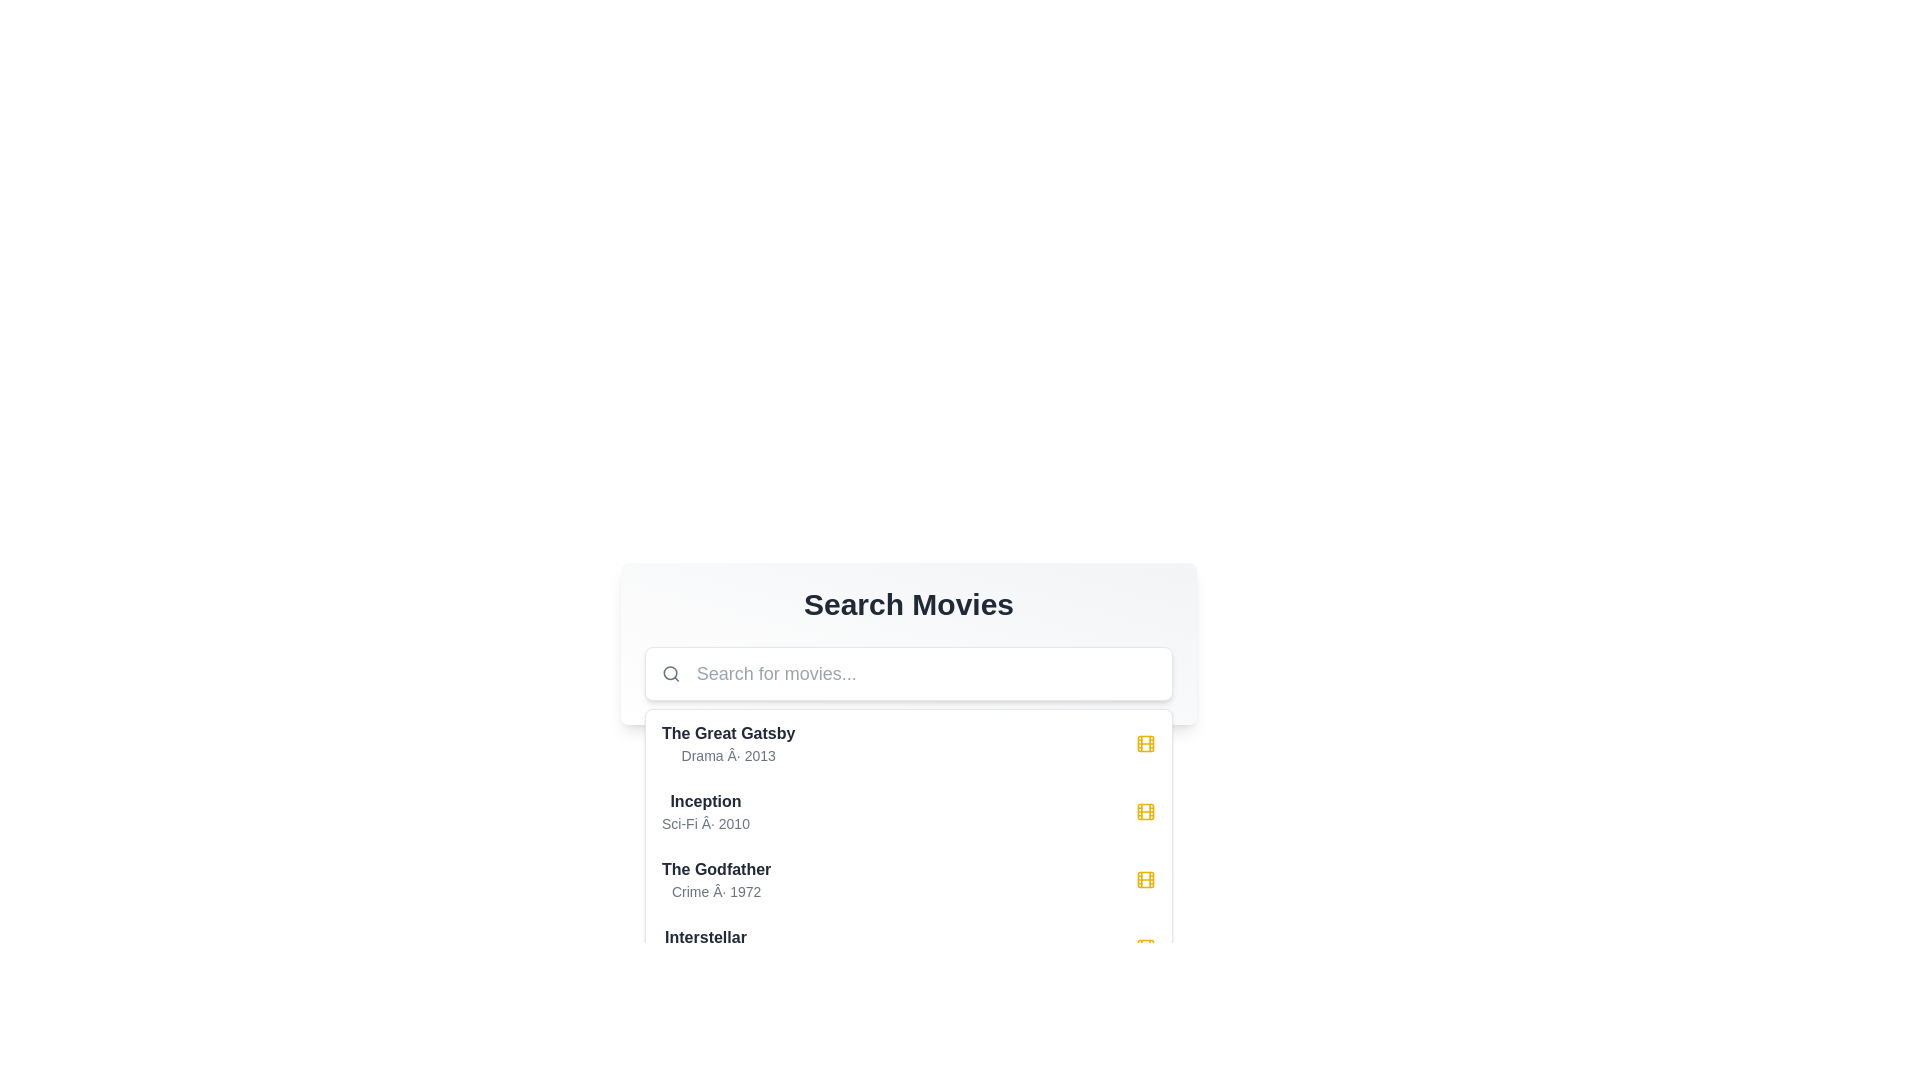 The height and width of the screenshot is (1080, 1920). Describe the element at coordinates (907, 744) in the screenshot. I see `the first movie item in the dropdown list` at that location.